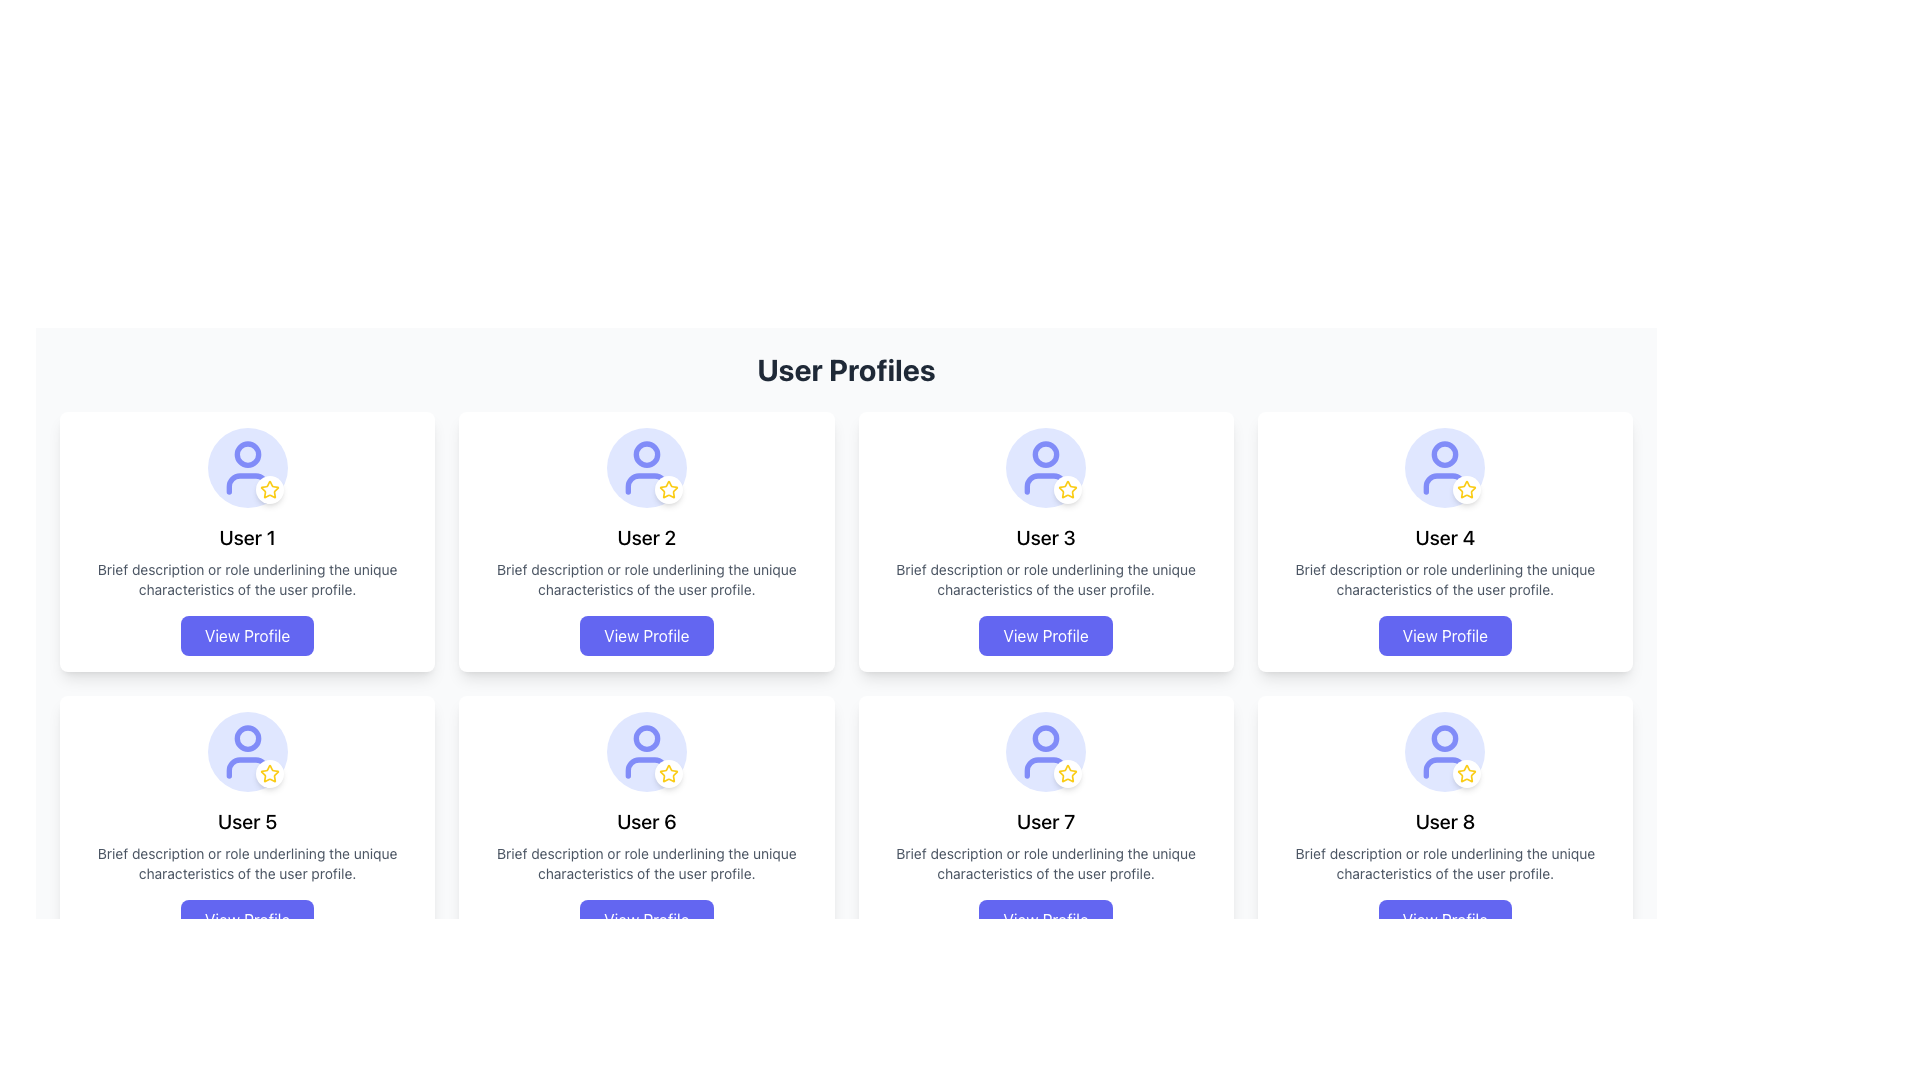  I want to click on the circular decorative shape within the user profile icon located in the first row, second position of the user profiles grid, so click(246, 454).